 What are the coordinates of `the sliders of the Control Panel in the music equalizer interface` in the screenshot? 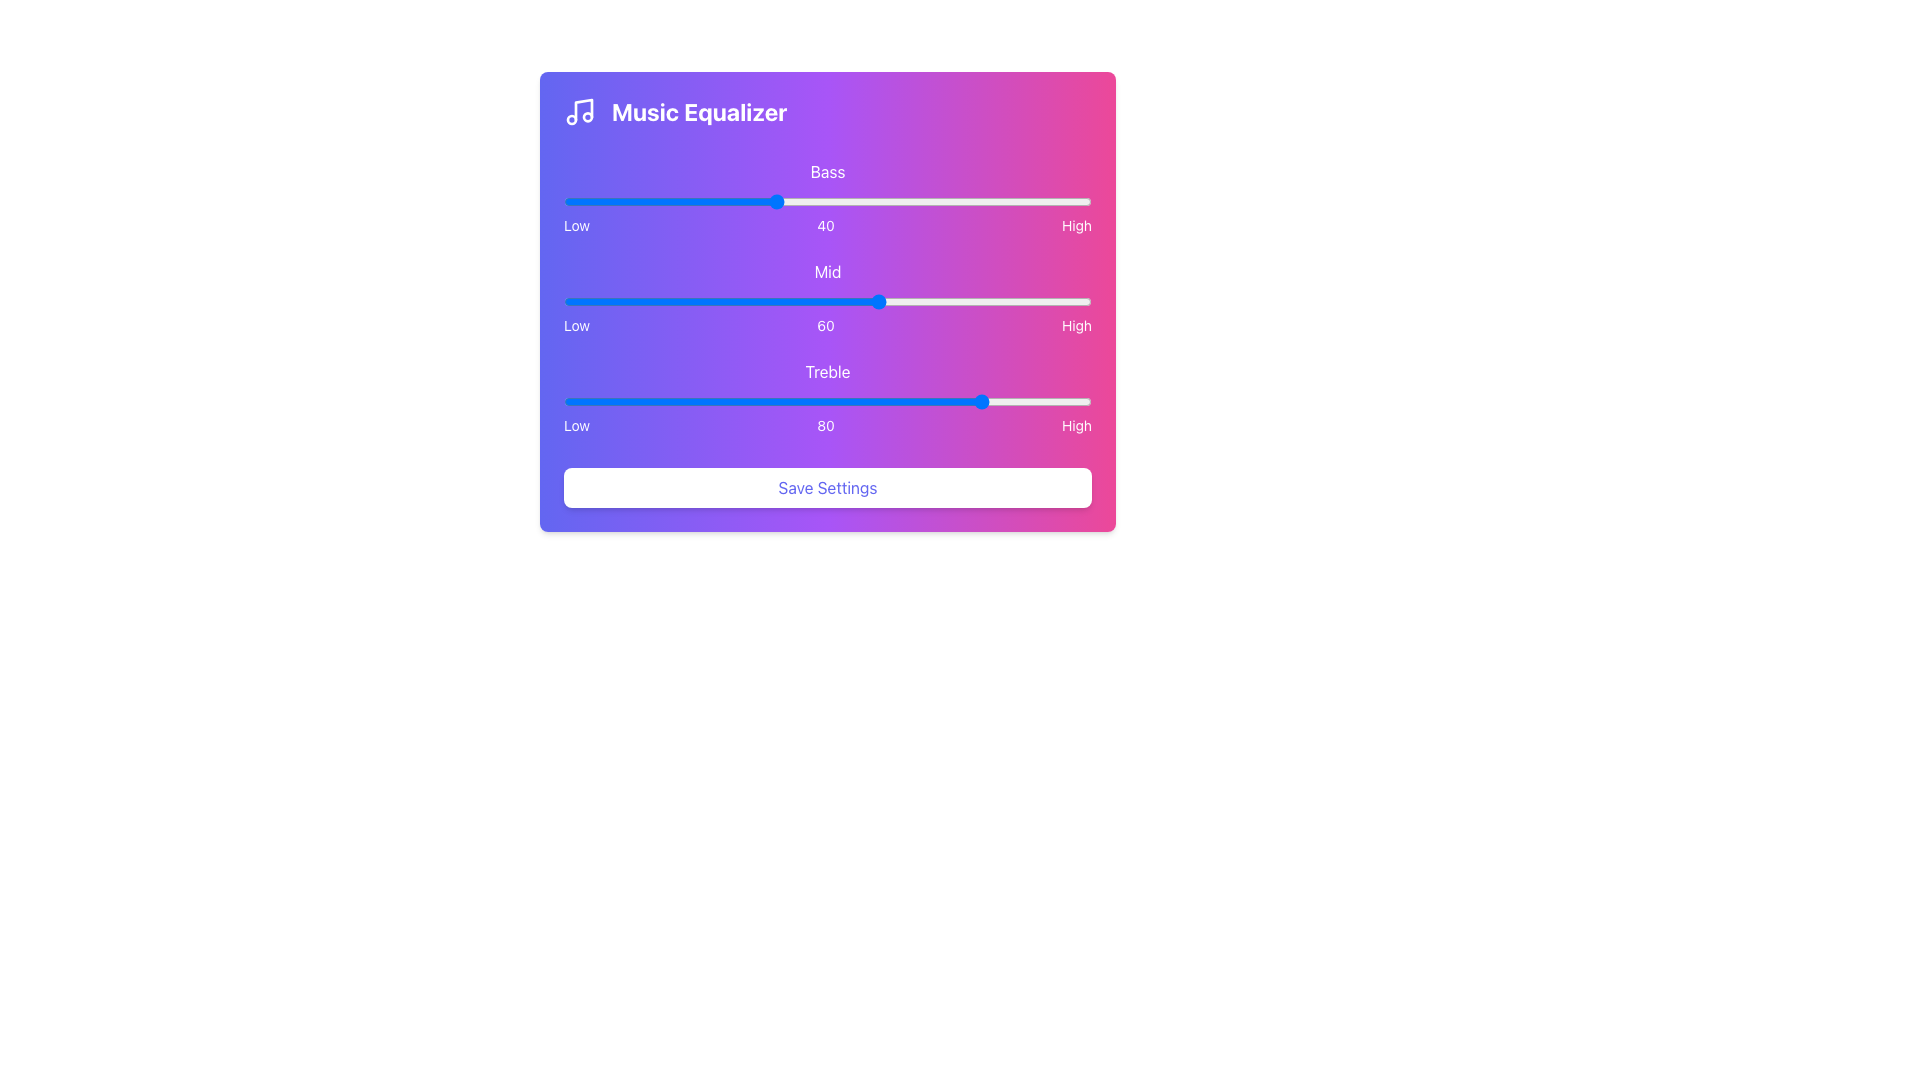 It's located at (828, 297).